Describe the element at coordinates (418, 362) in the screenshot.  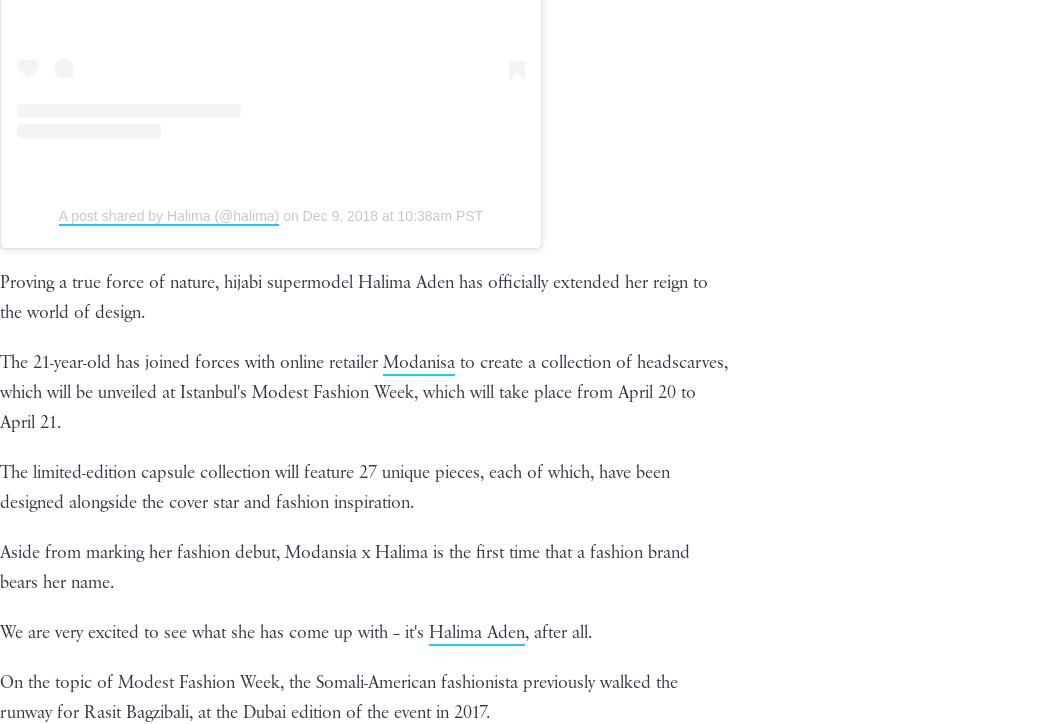
I see `'Modanisa'` at that location.